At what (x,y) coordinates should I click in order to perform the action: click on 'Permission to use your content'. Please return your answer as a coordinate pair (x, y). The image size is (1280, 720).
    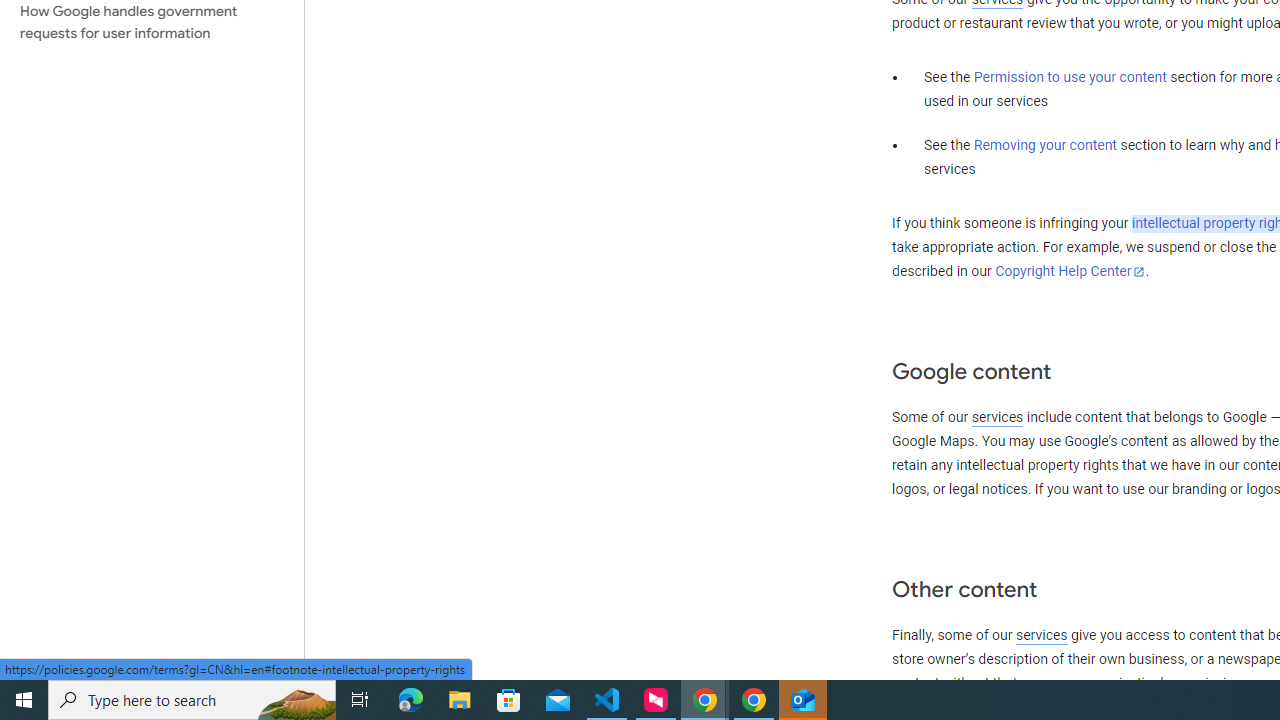
    Looking at the image, I should click on (1069, 77).